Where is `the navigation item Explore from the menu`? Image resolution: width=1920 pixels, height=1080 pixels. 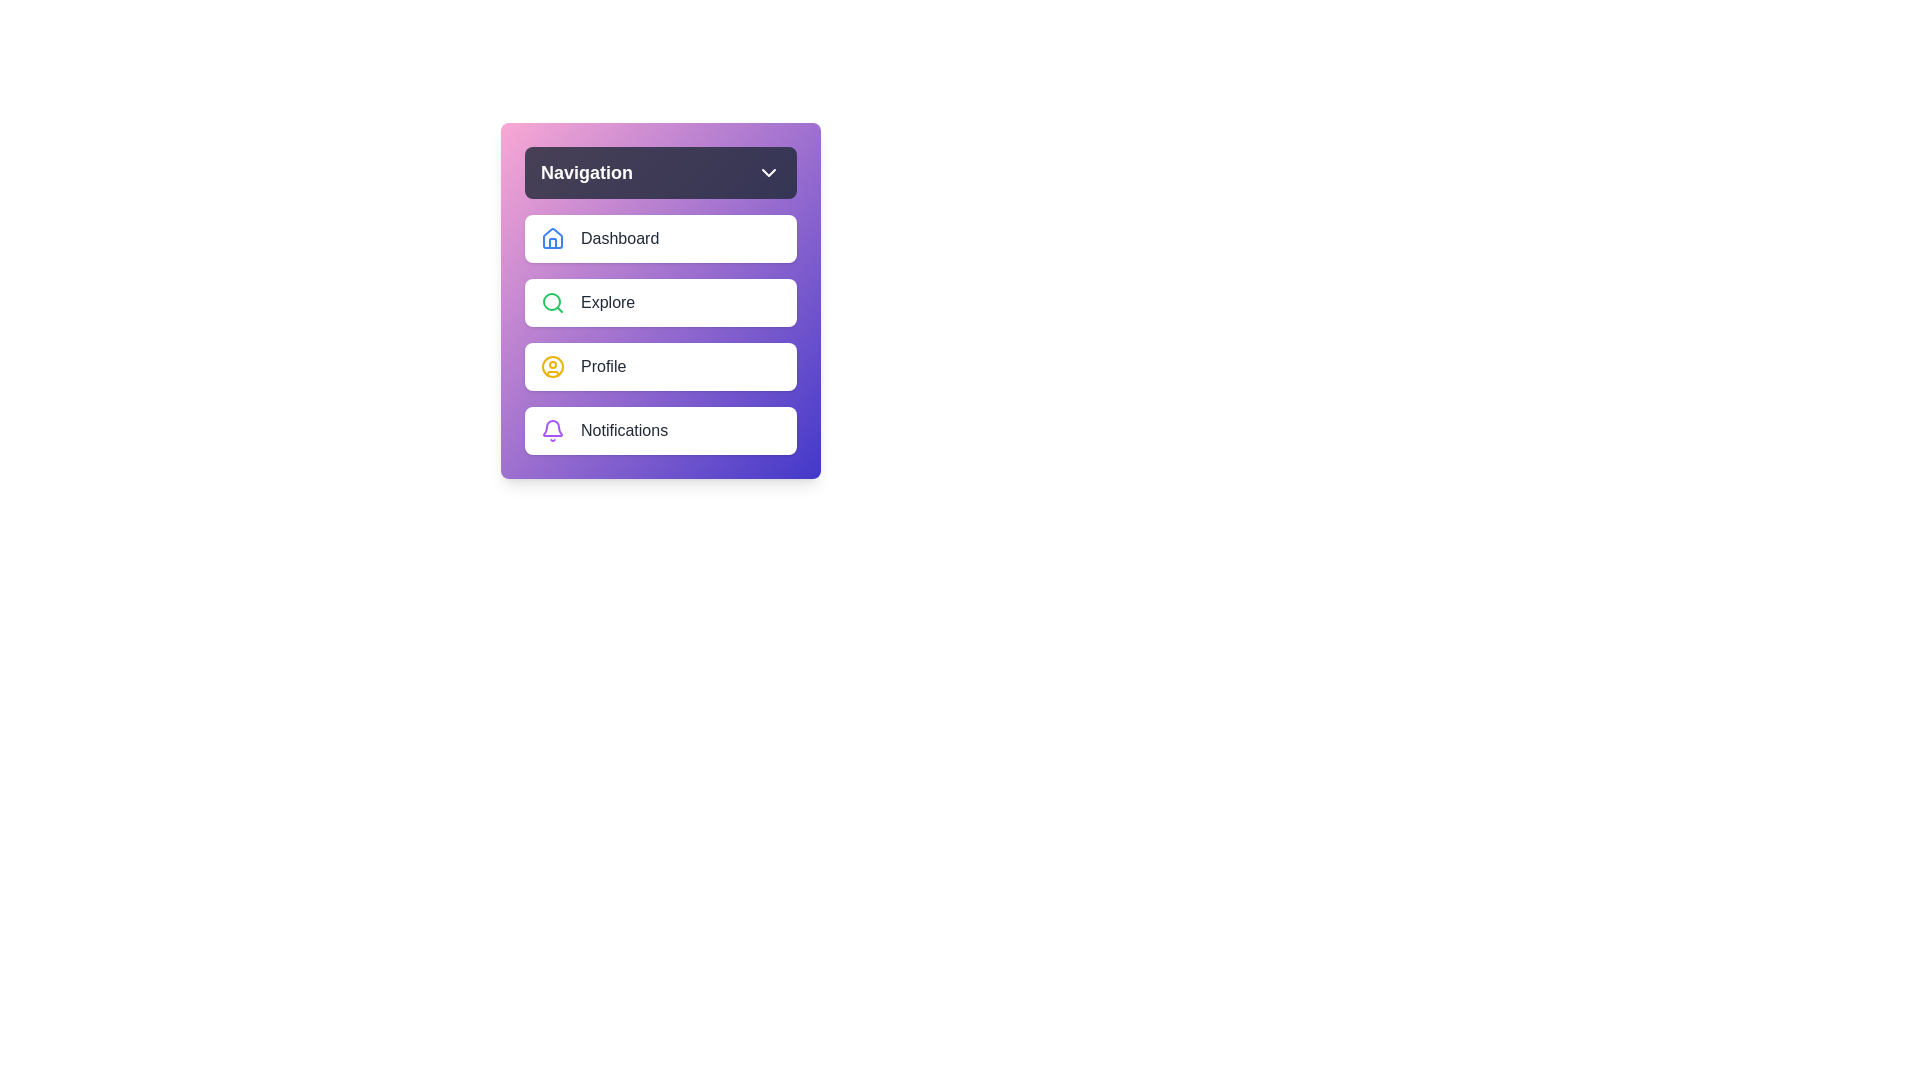 the navigation item Explore from the menu is located at coordinates (661, 303).